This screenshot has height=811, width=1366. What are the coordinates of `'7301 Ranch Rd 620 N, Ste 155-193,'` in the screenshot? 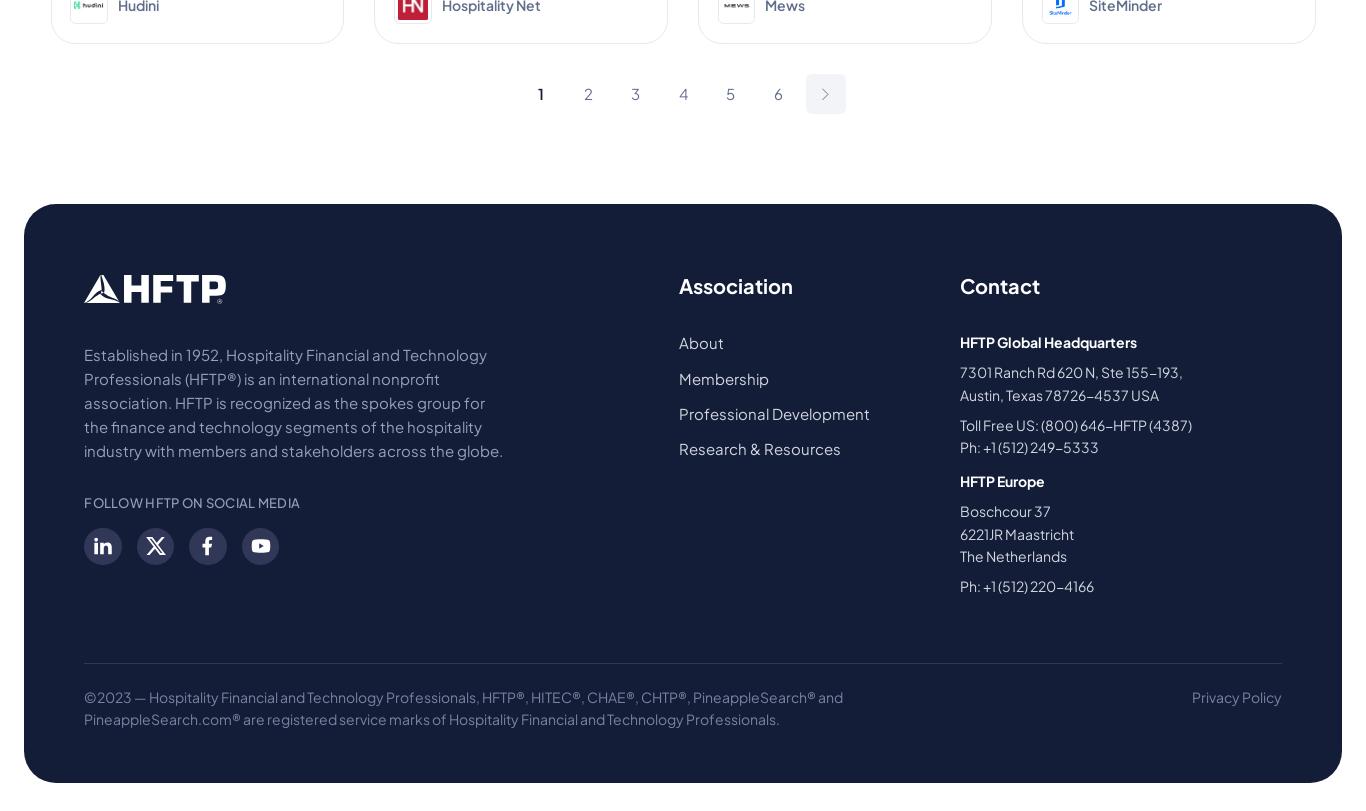 It's located at (1069, 372).